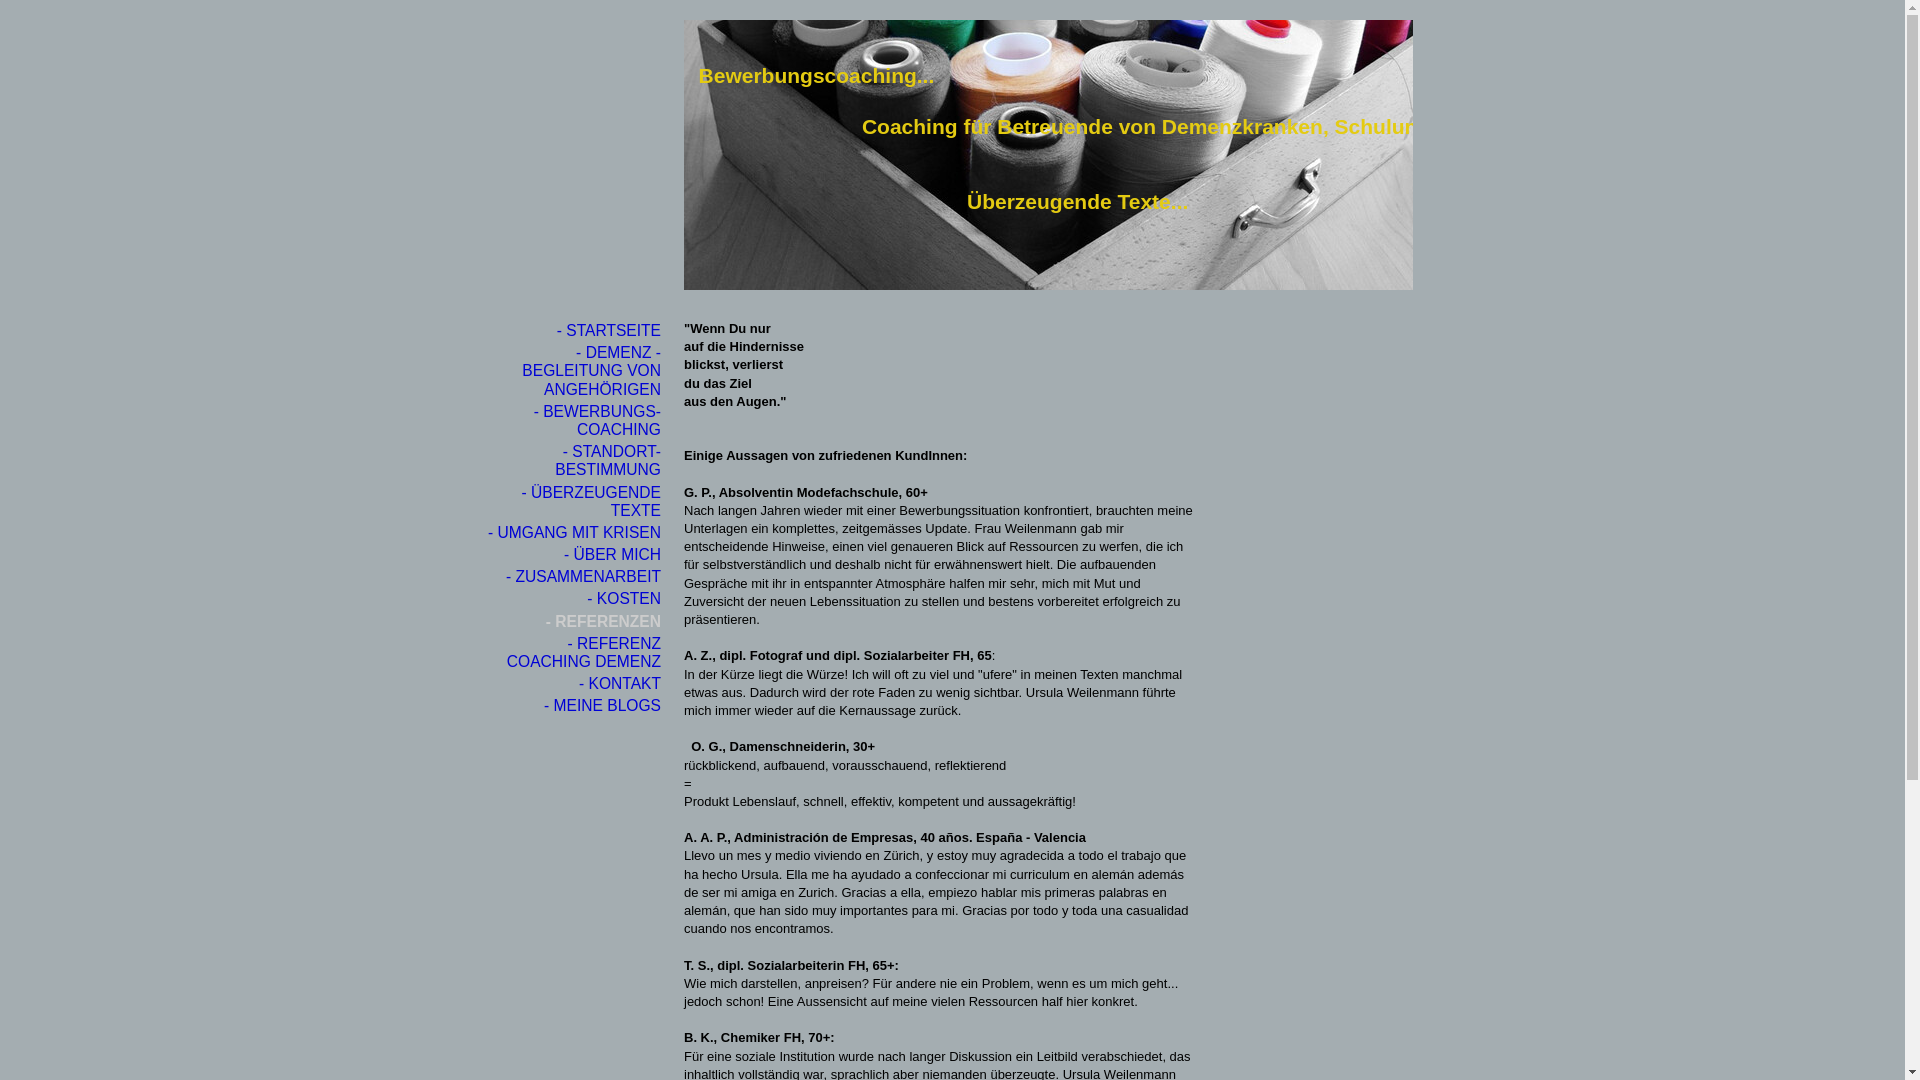 The image size is (1920, 1080). What do you see at coordinates (486, 419) in the screenshot?
I see `'- BEWERBUNGS-COACHING'` at bounding box center [486, 419].